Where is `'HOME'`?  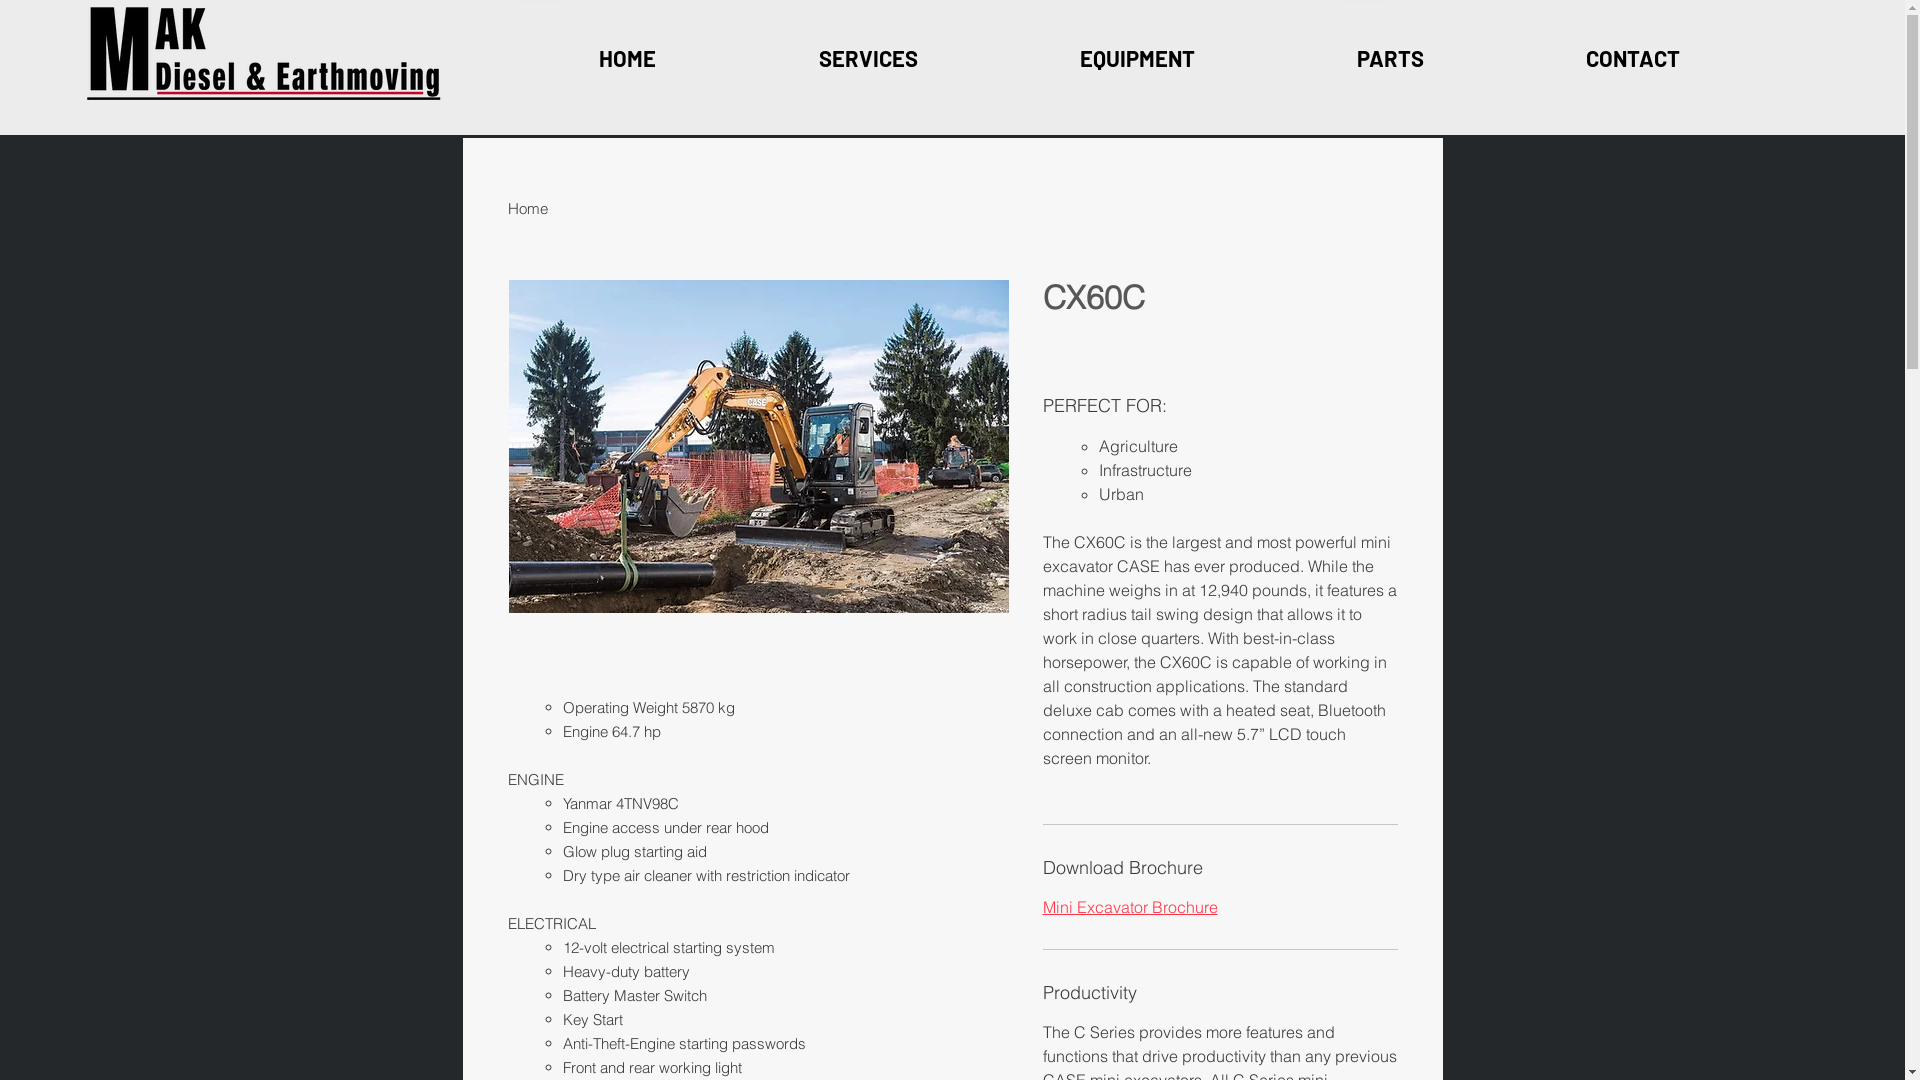
'HOME' is located at coordinates (627, 57).